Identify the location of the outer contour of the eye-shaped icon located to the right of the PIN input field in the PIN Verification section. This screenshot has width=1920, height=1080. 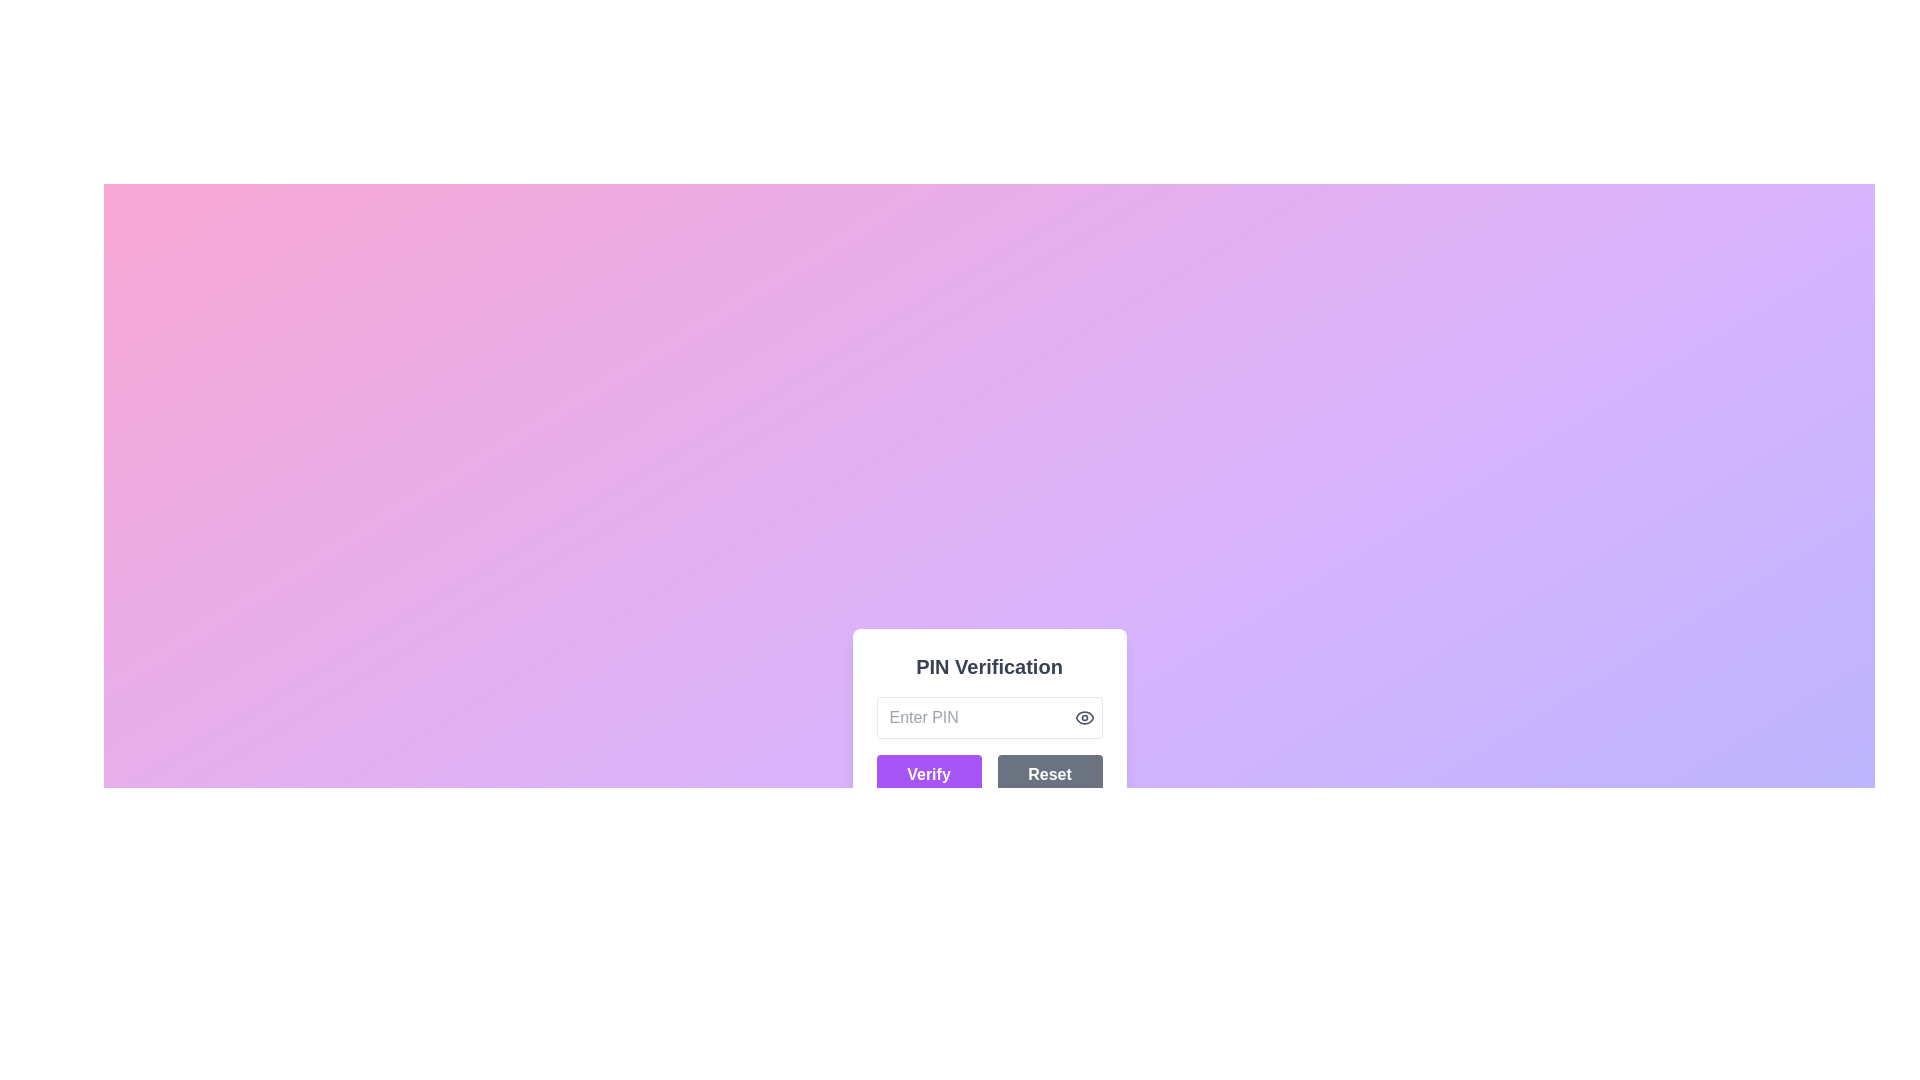
(1083, 716).